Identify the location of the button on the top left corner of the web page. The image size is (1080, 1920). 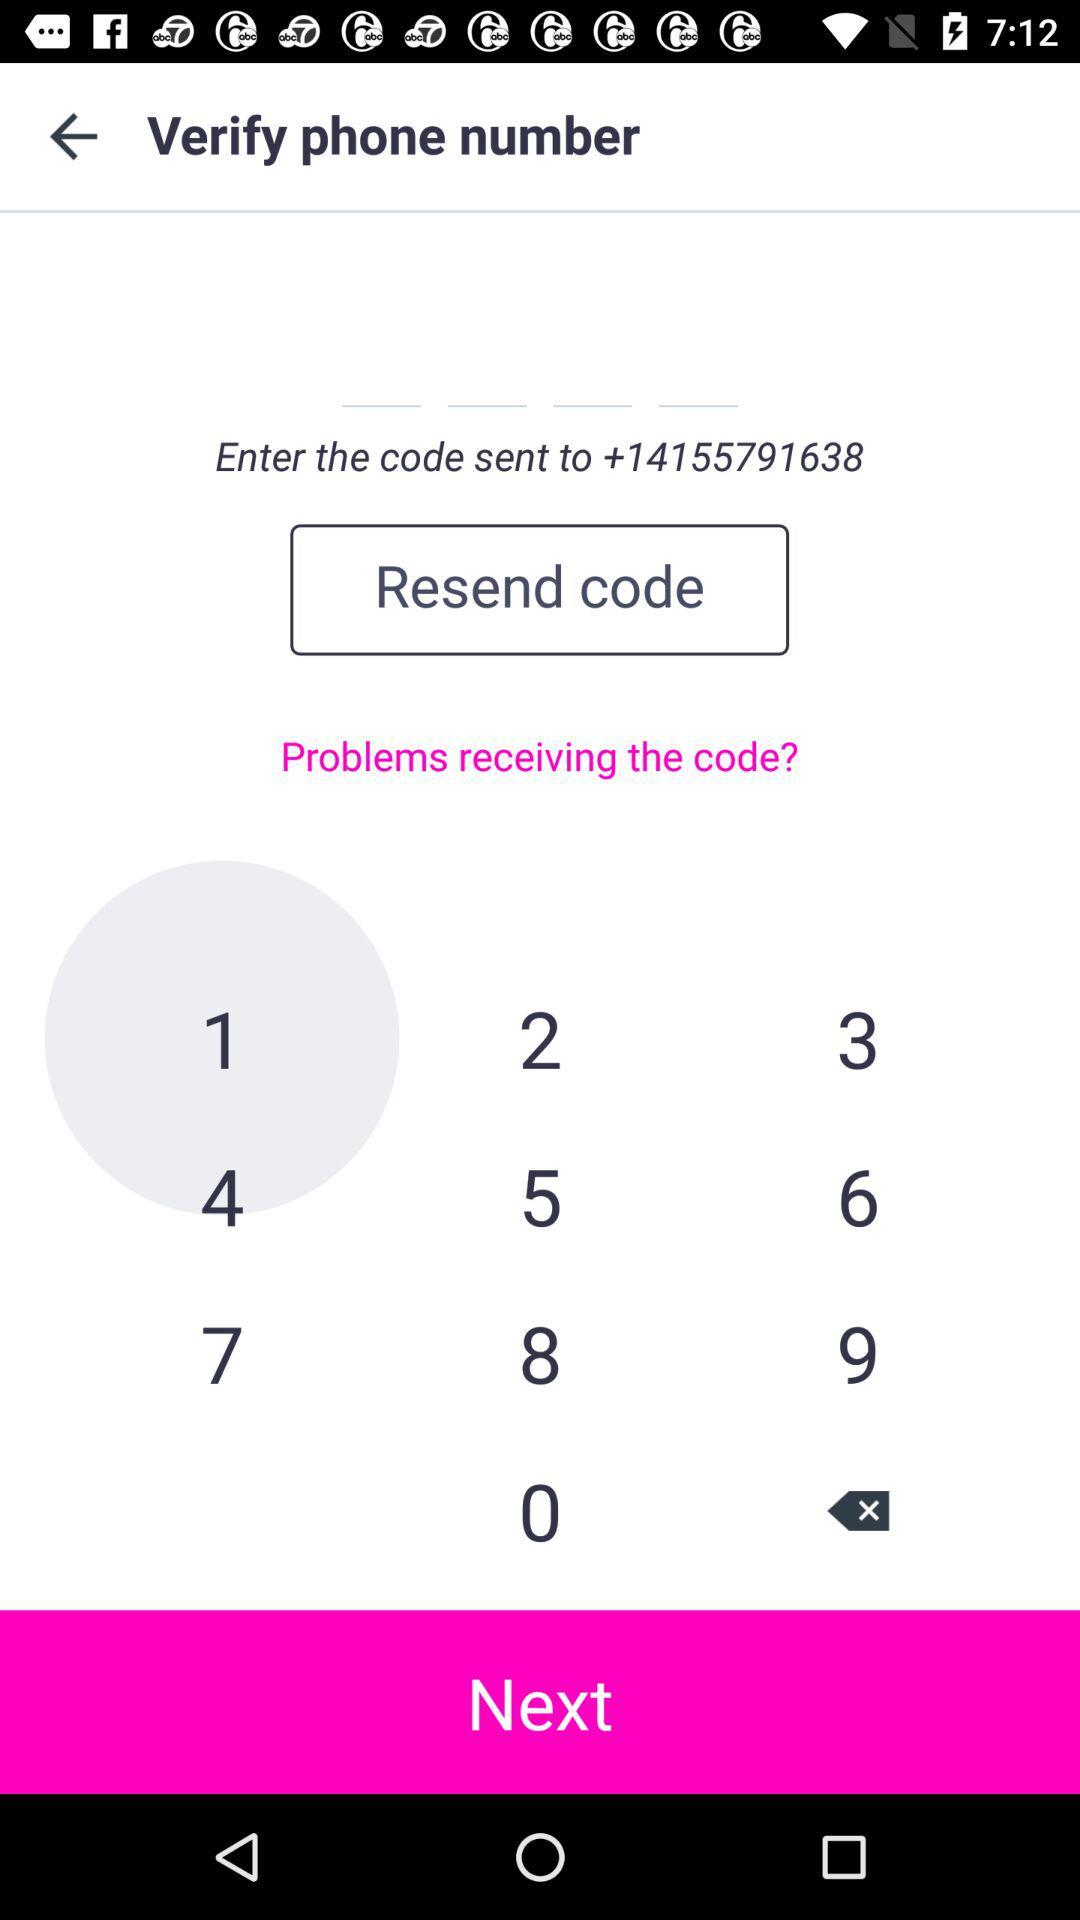
(72, 136).